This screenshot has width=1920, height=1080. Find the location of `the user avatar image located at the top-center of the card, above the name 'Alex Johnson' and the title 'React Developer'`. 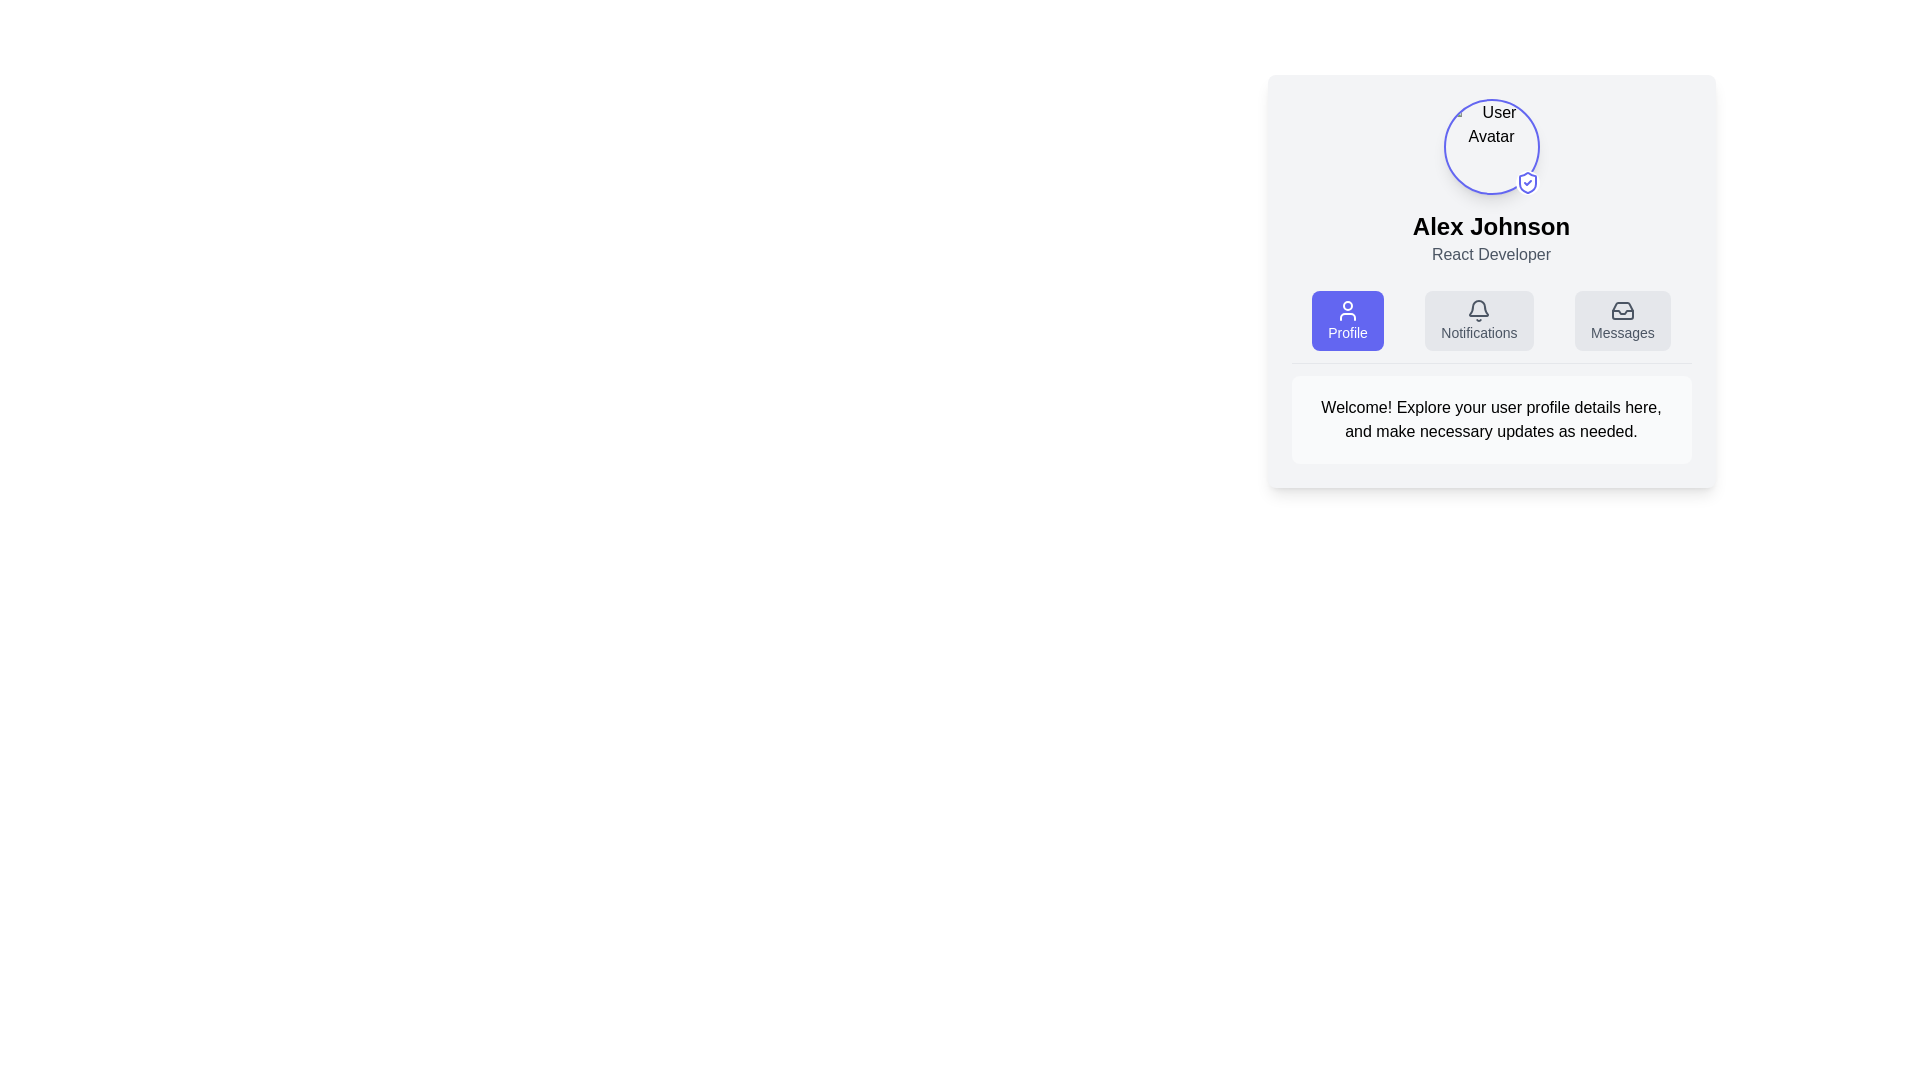

the user avatar image located at the top-center of the card, above the name 'Alex Johnson' and the title 'React Developer' is located at coordinates (1491, 145).